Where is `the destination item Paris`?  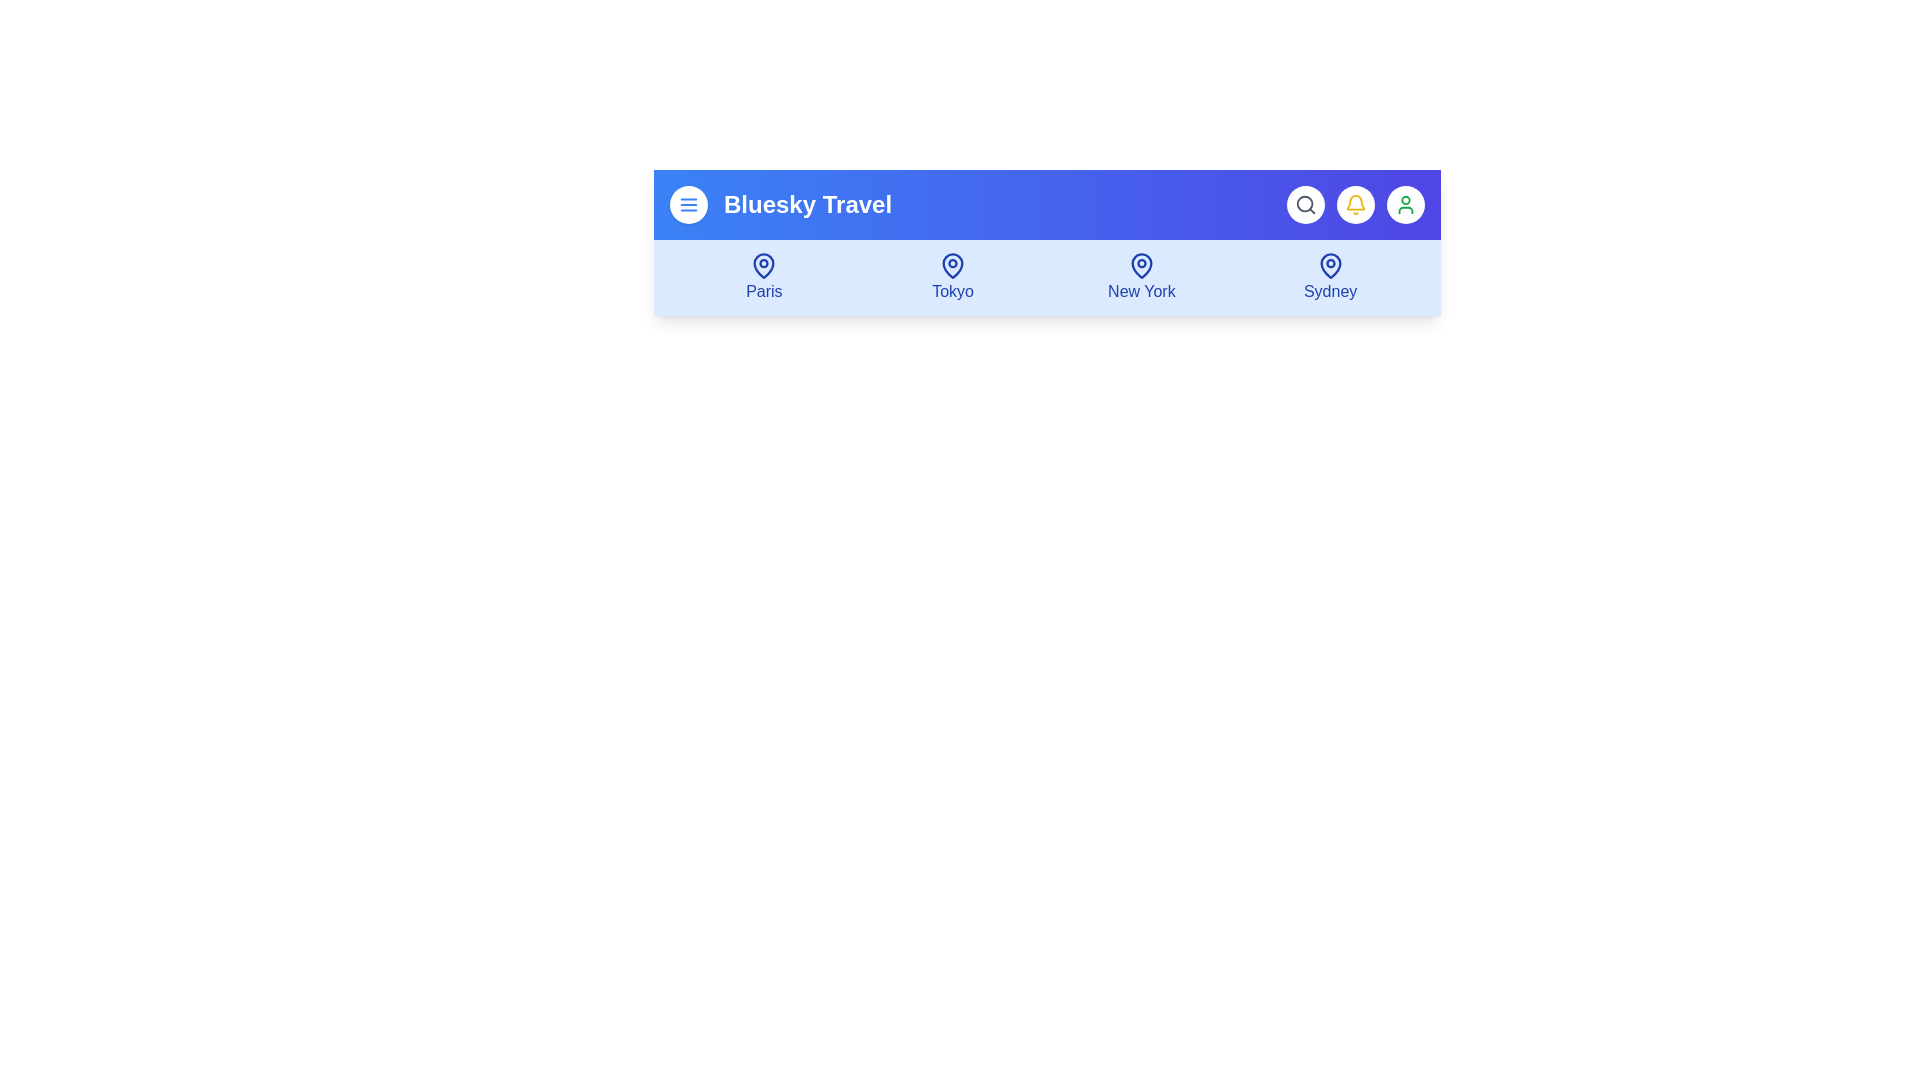
the destination item Paris is located at coordinates (763, 277).